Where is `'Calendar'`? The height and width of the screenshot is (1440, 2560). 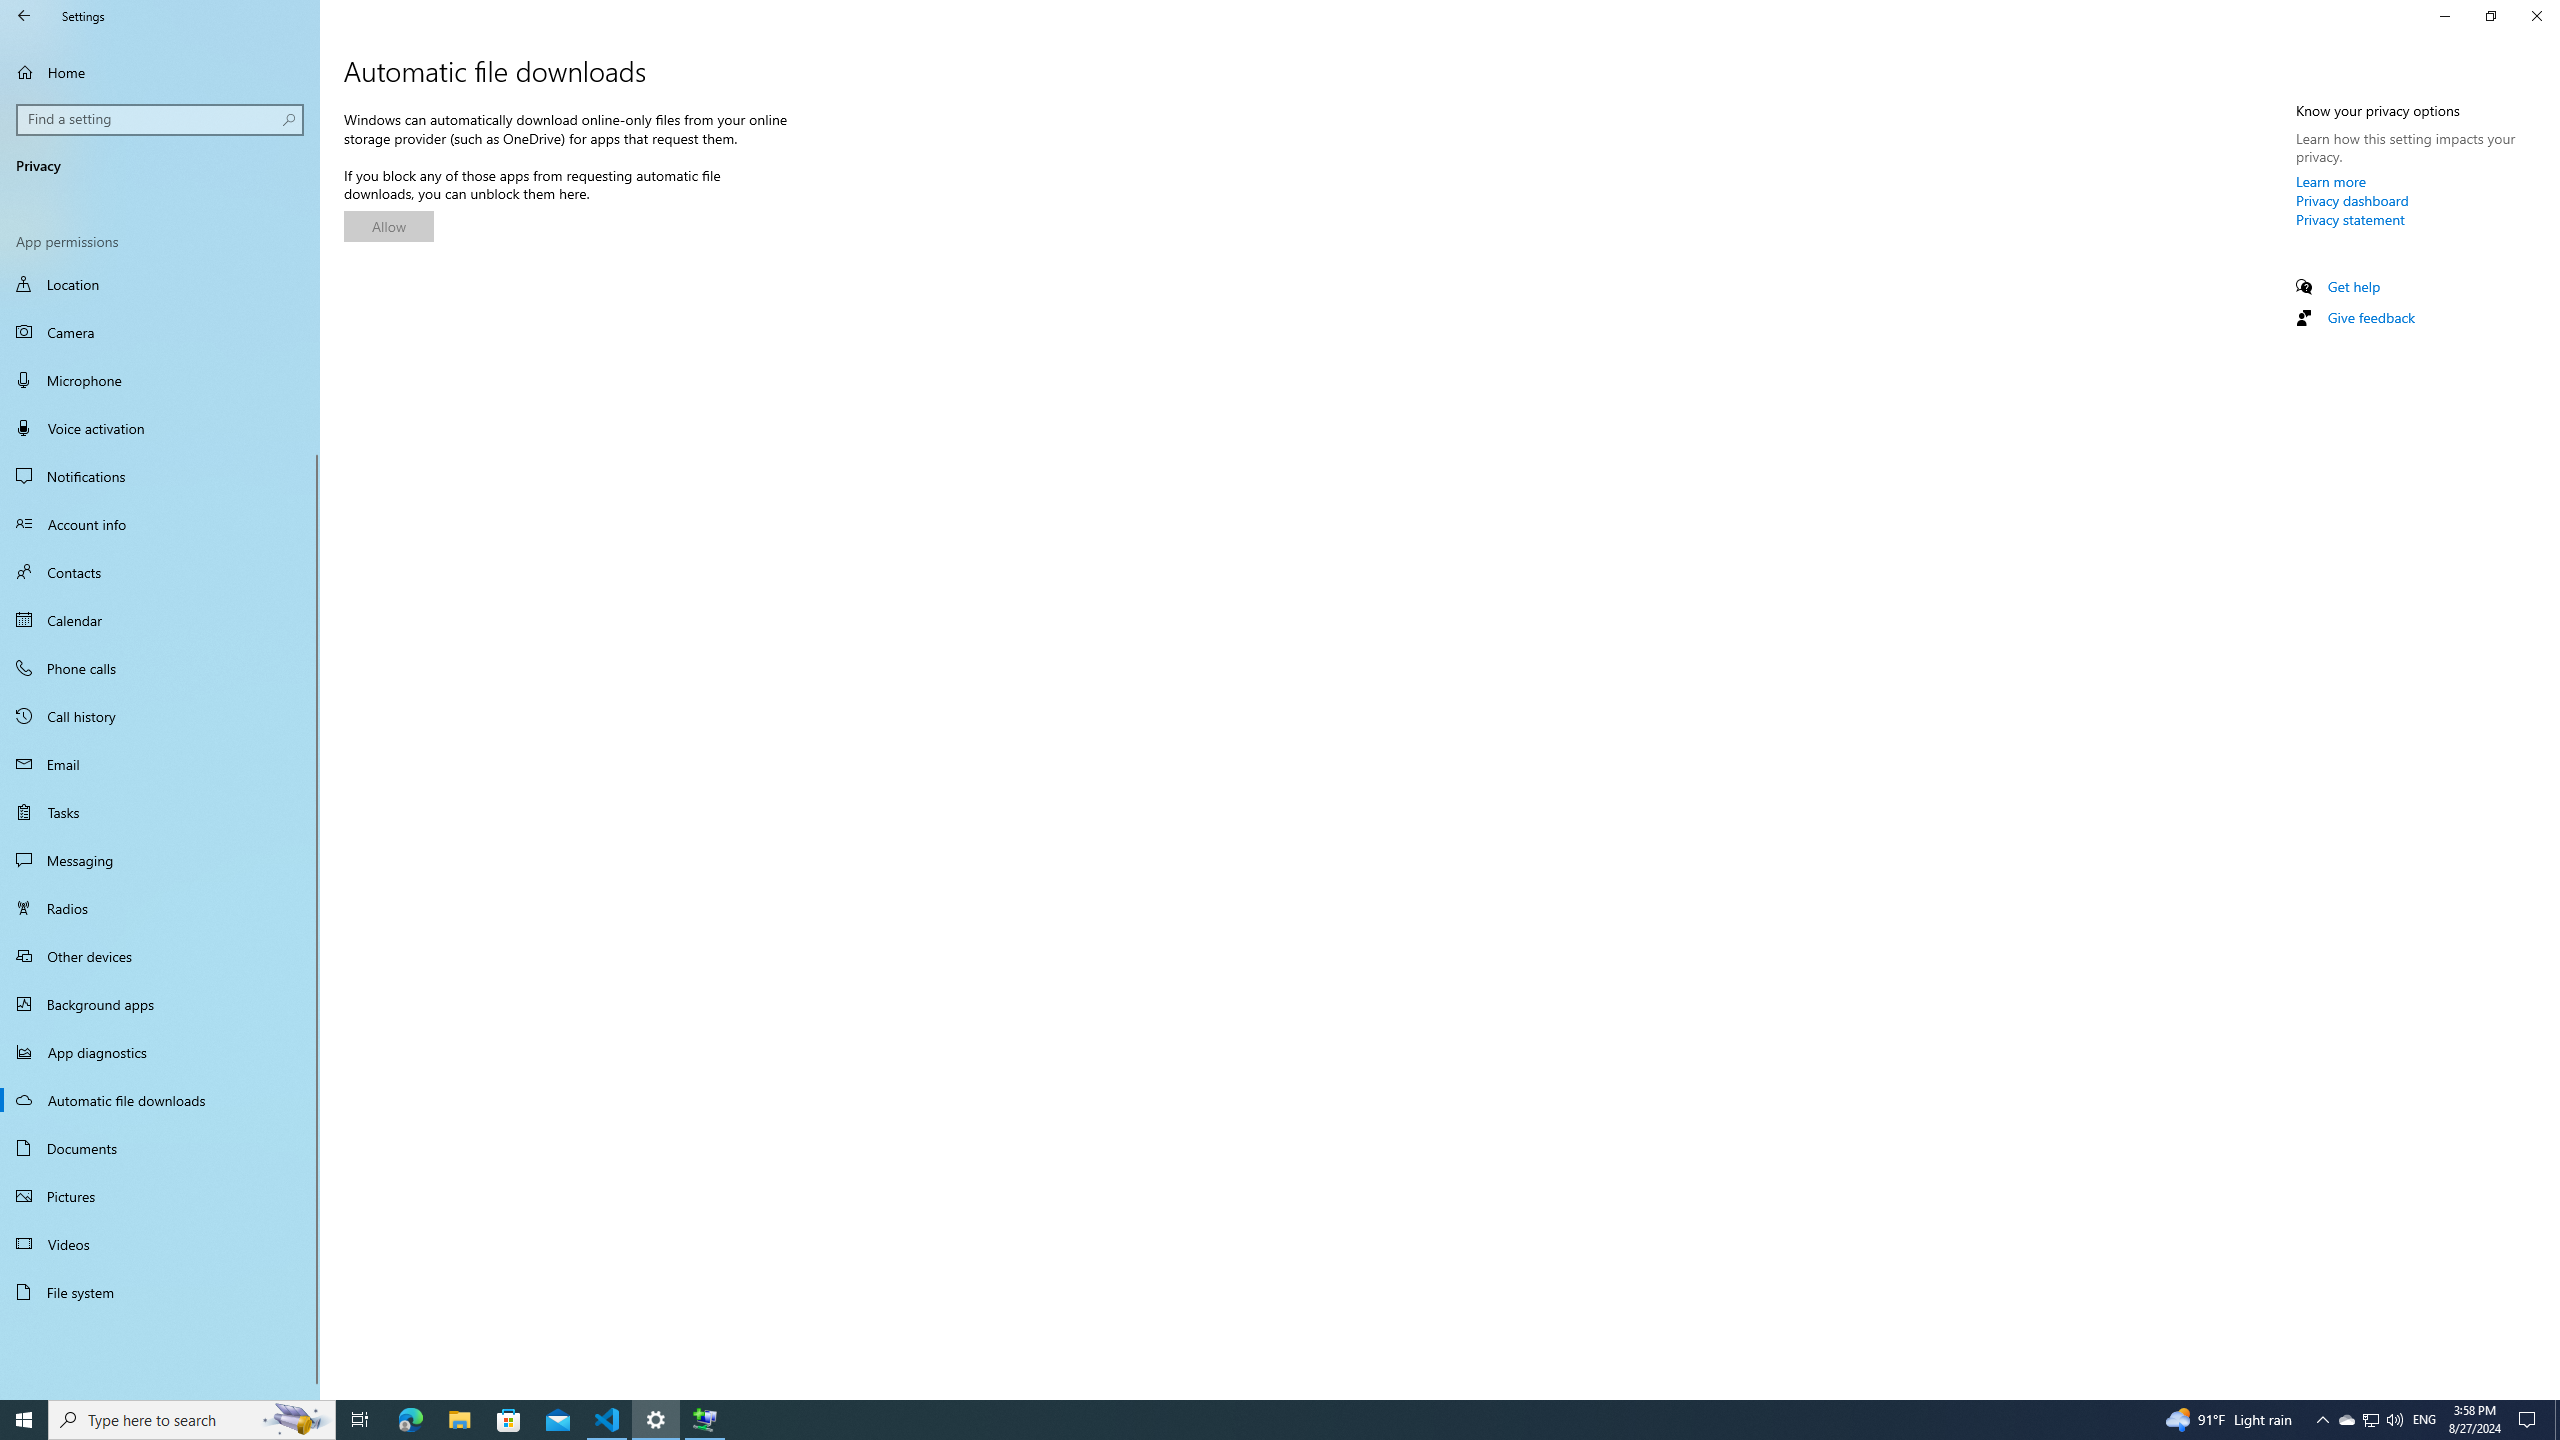
'Calendar' is located at coordinates (159, 618).